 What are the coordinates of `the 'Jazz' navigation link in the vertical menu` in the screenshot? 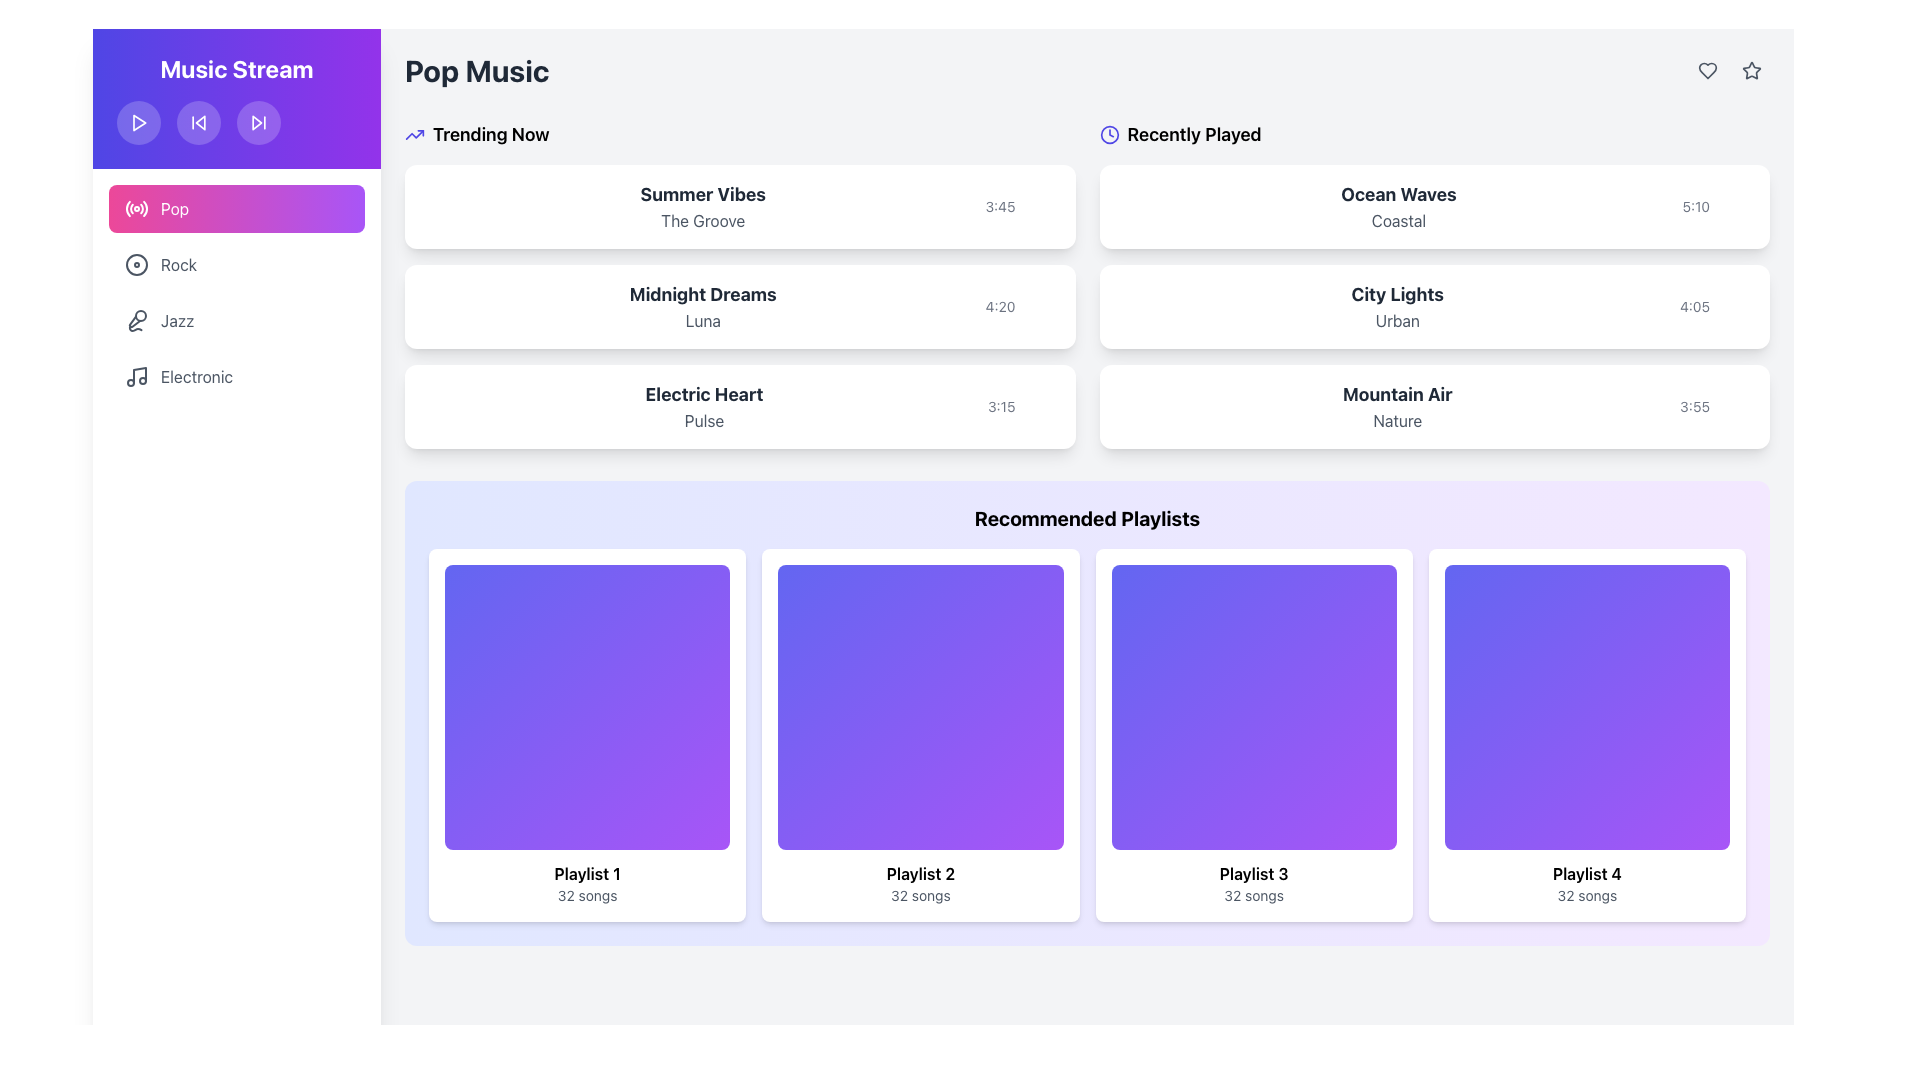 It's located at (177, 319).